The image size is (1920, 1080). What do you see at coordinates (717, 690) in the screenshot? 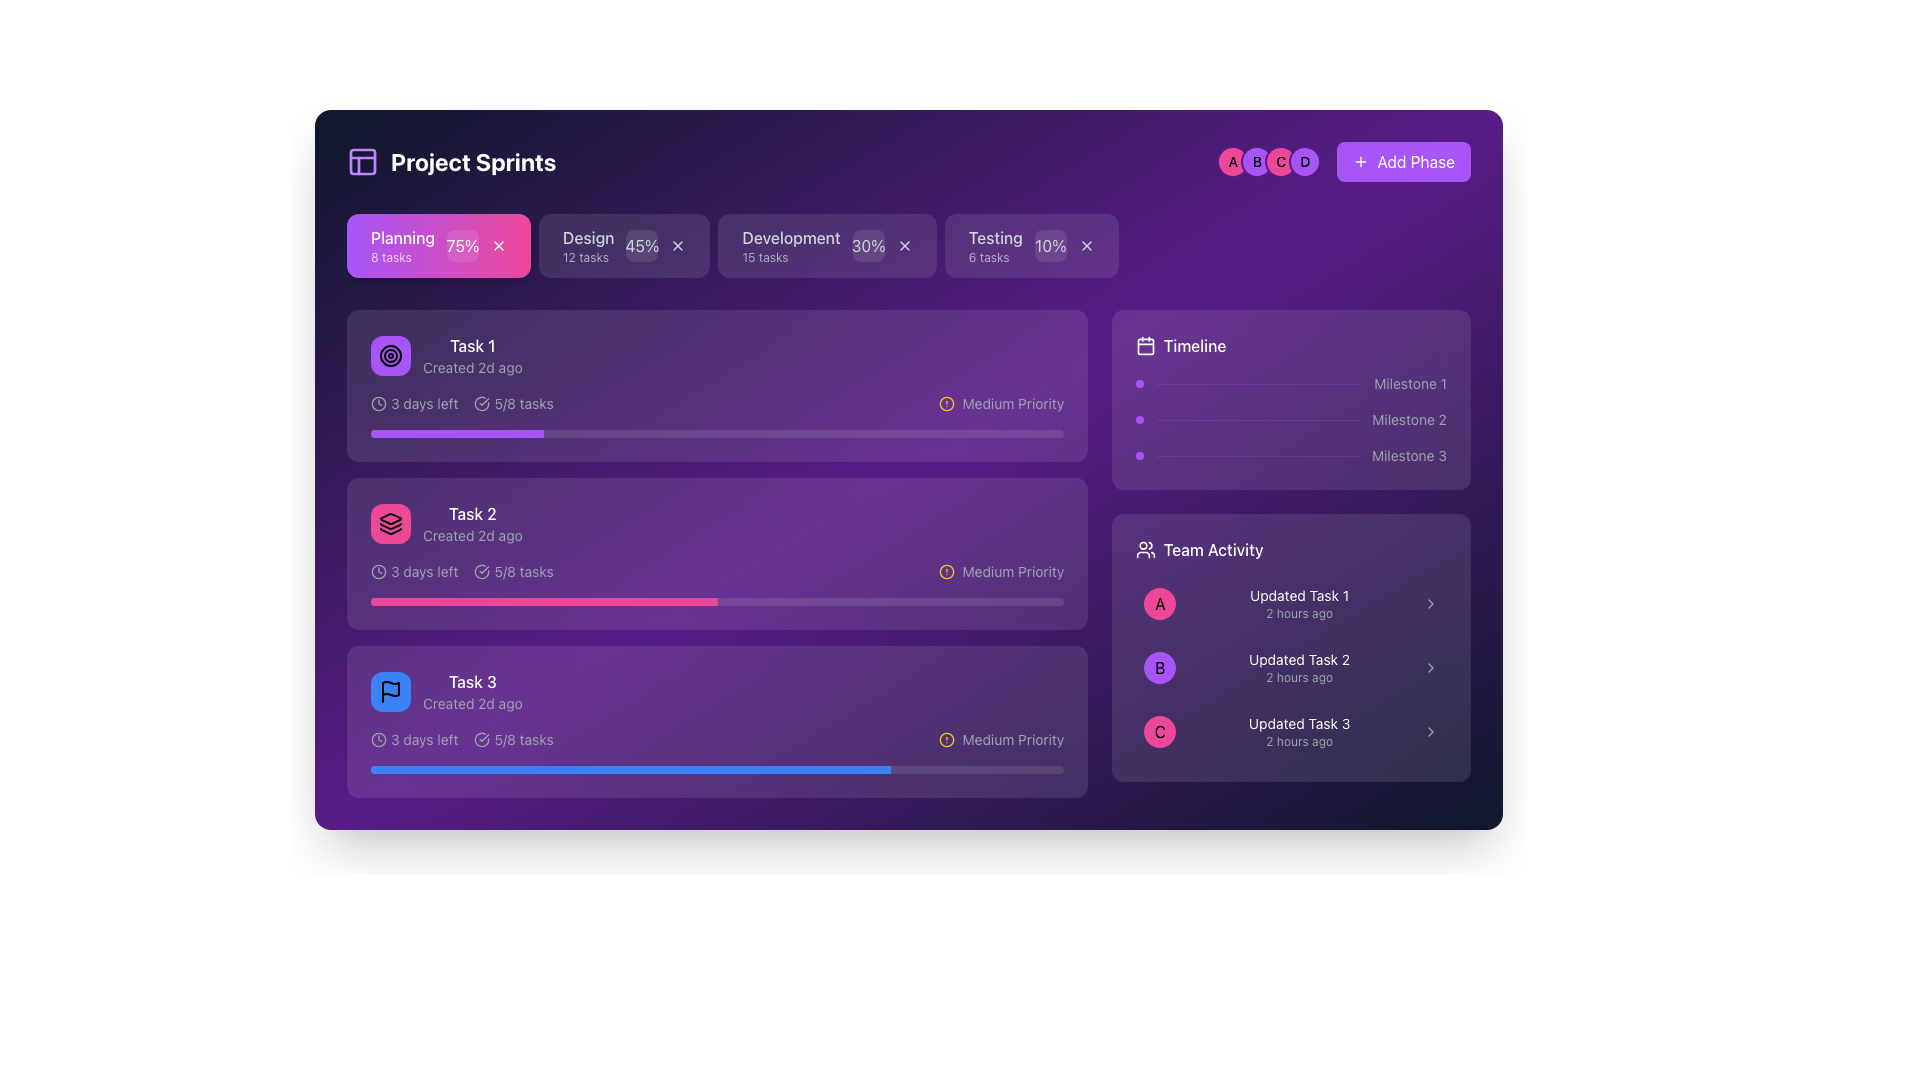
I see `the Task overview row of the third task in the vertically arranged list within the 'Project Sprints' section` at bounding box center [717, 690].